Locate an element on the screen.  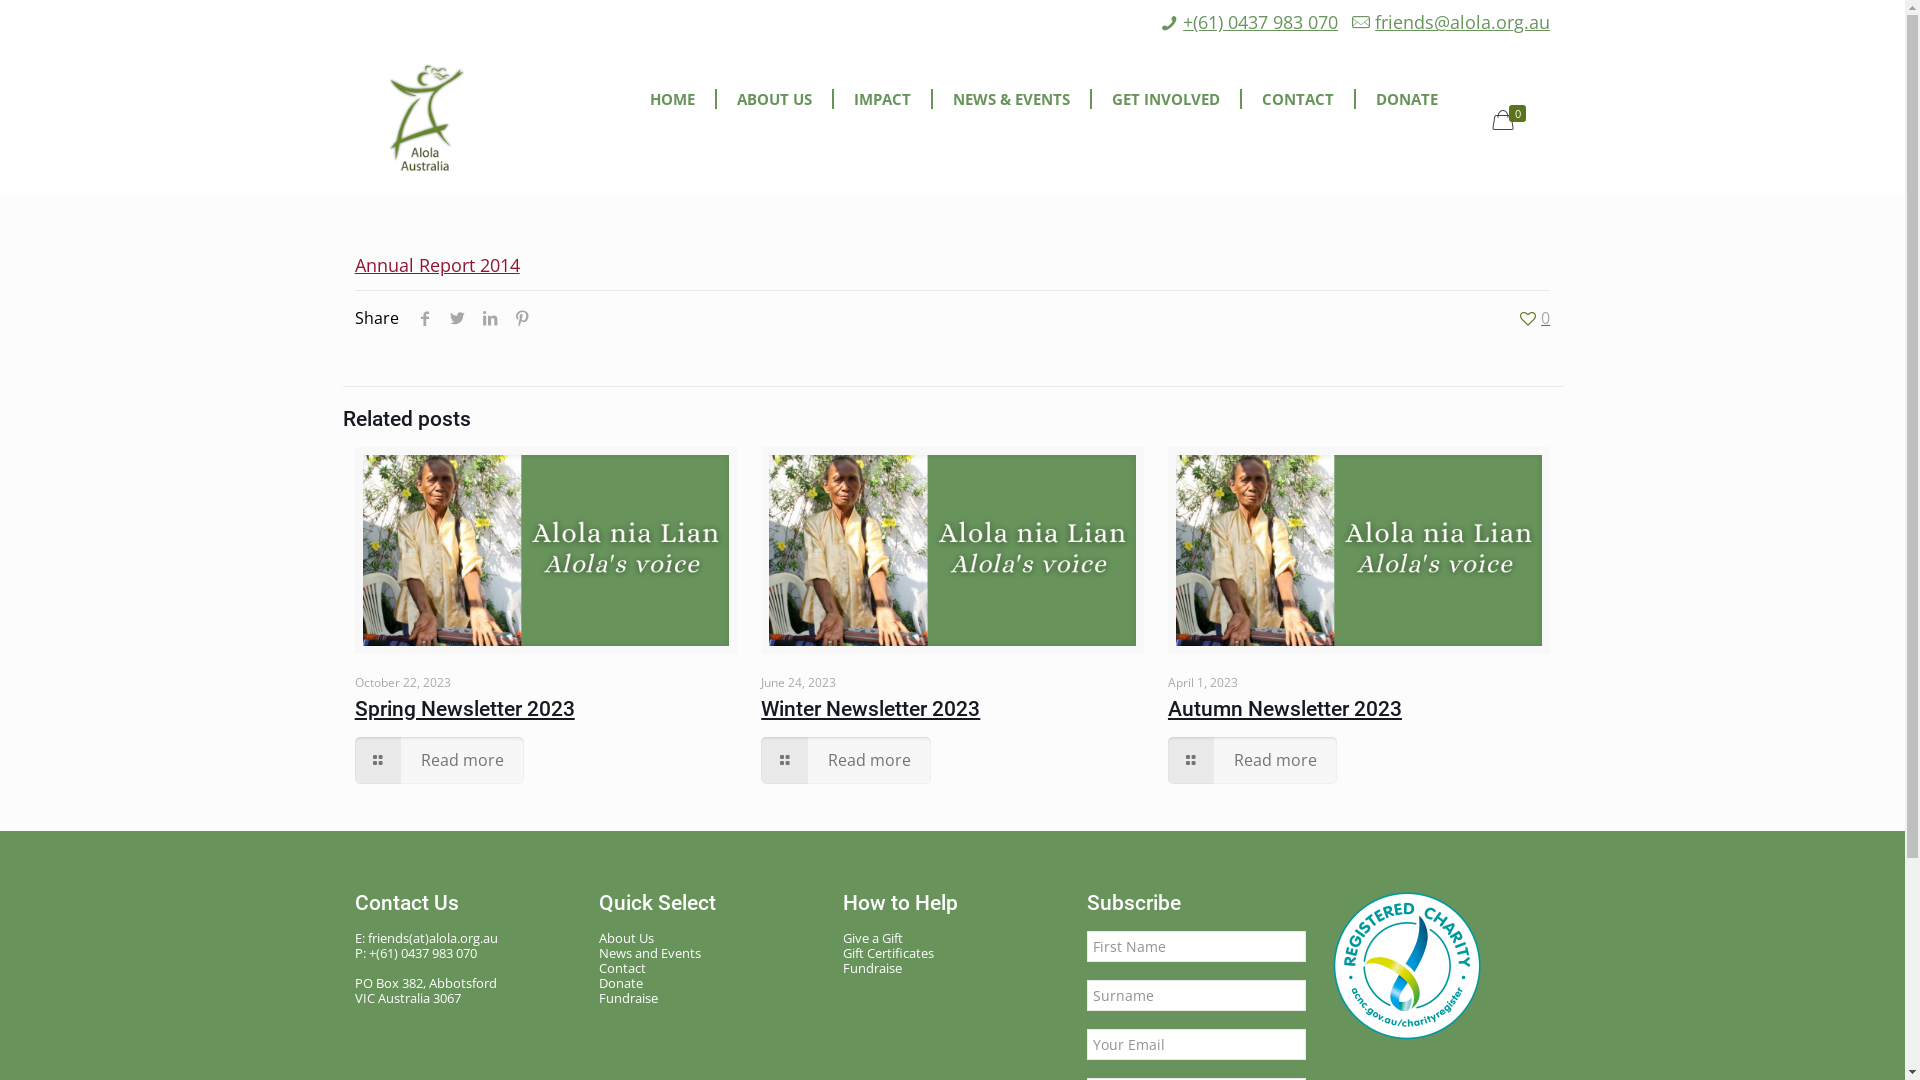
'Fundraise' is located at coordinates (709, 998).